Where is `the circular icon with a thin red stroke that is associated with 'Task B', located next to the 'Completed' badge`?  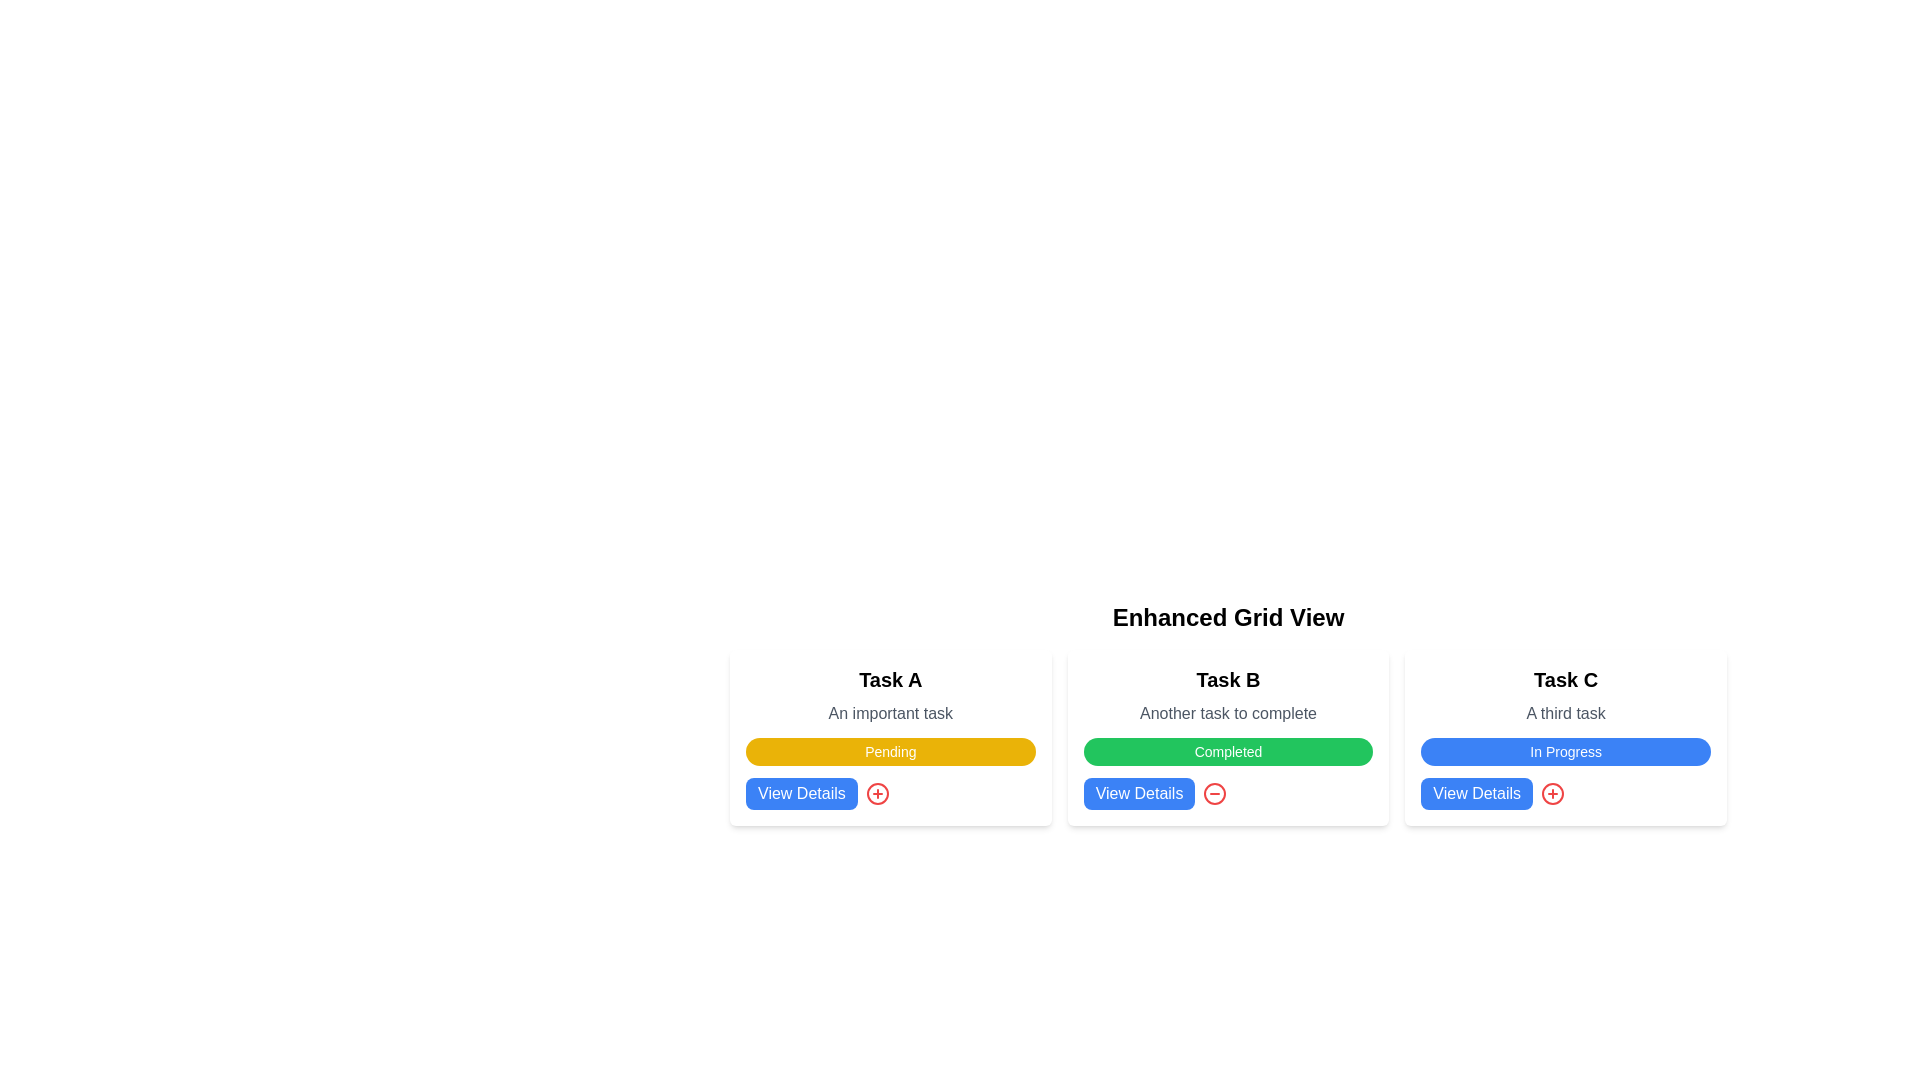
the circular icon with a thin red stroke that is associated with 'Task B', located next to the 'Completed' badge is located at coordinates (1214, 793).